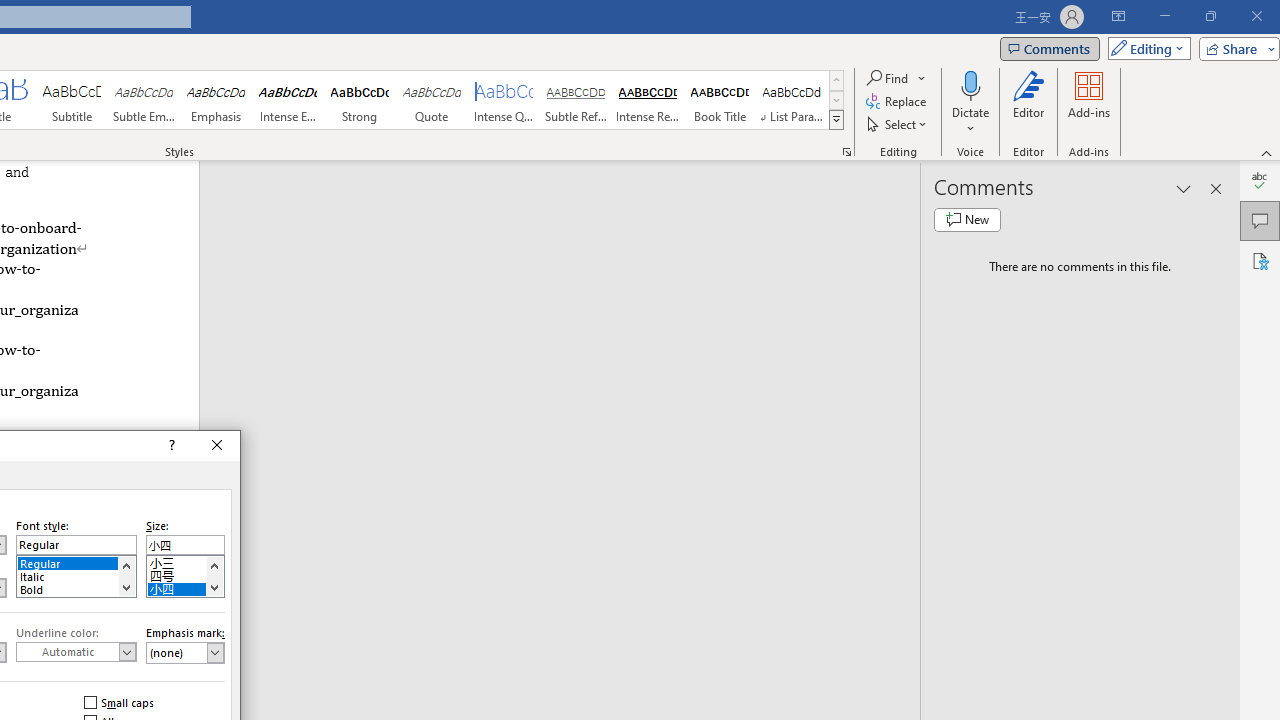 The width and height of the screenshot is (1280, 720). What do you see at coordinates (970, 103) in the screenshot?
I see `'Dictate'` at bounding box center [970, 103].